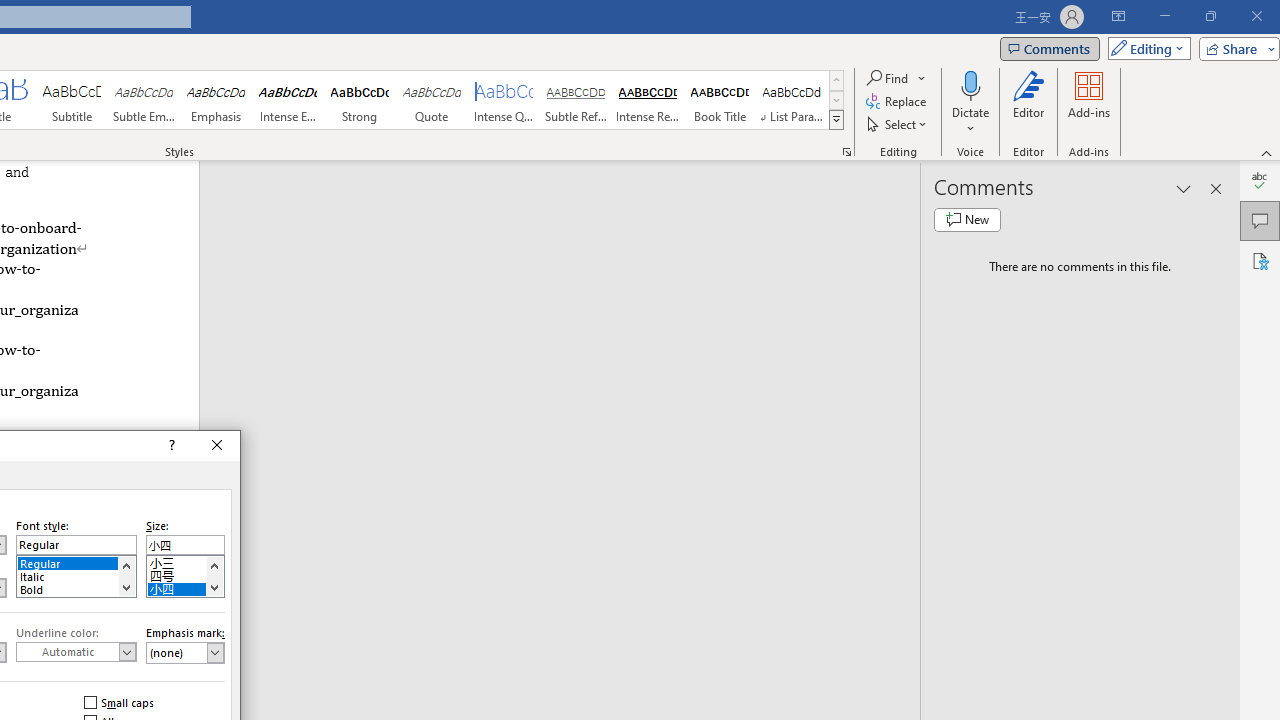 The width and height of the screenshot is (1280, 720). What do you see at coordinates (970, 103) in the screenshot?
I see `'Dictate'` at bounding box center [970, 103].